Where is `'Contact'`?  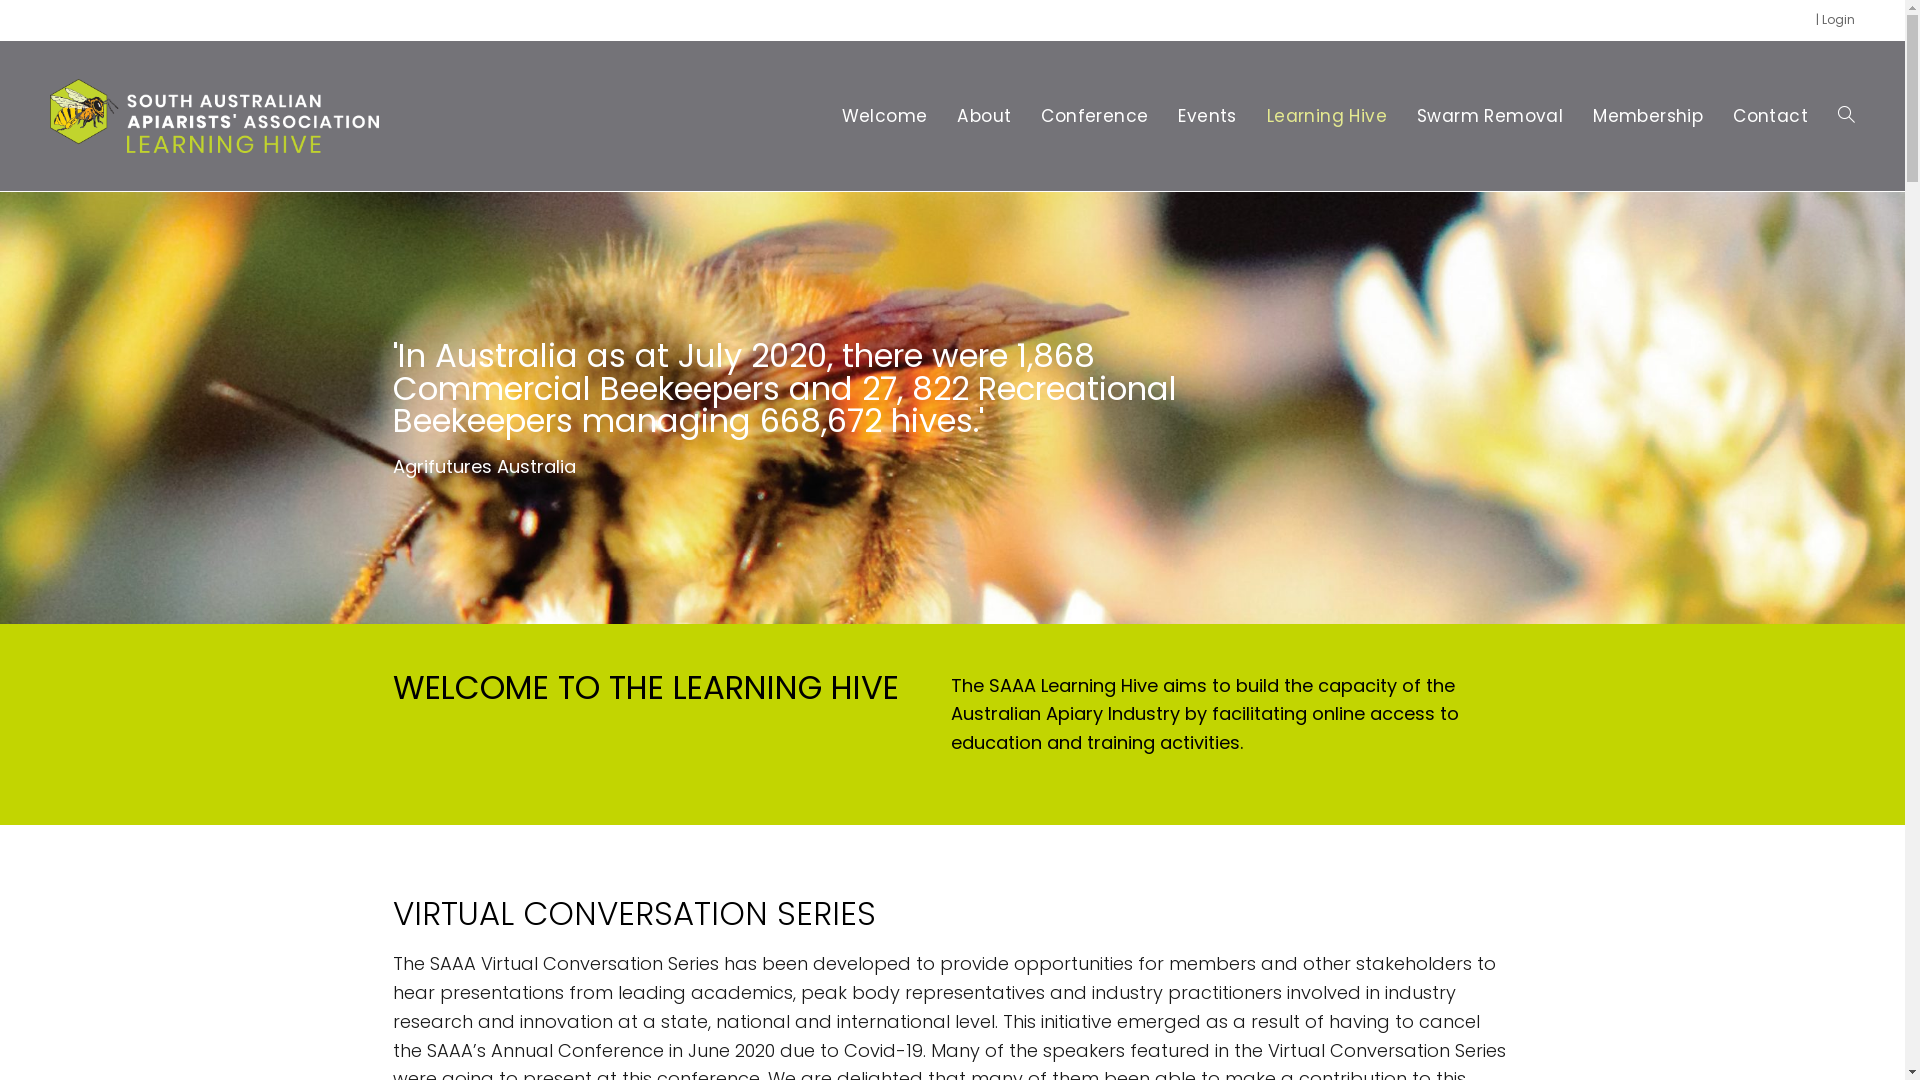 'Contact' is located at coordinates (1770, 115).